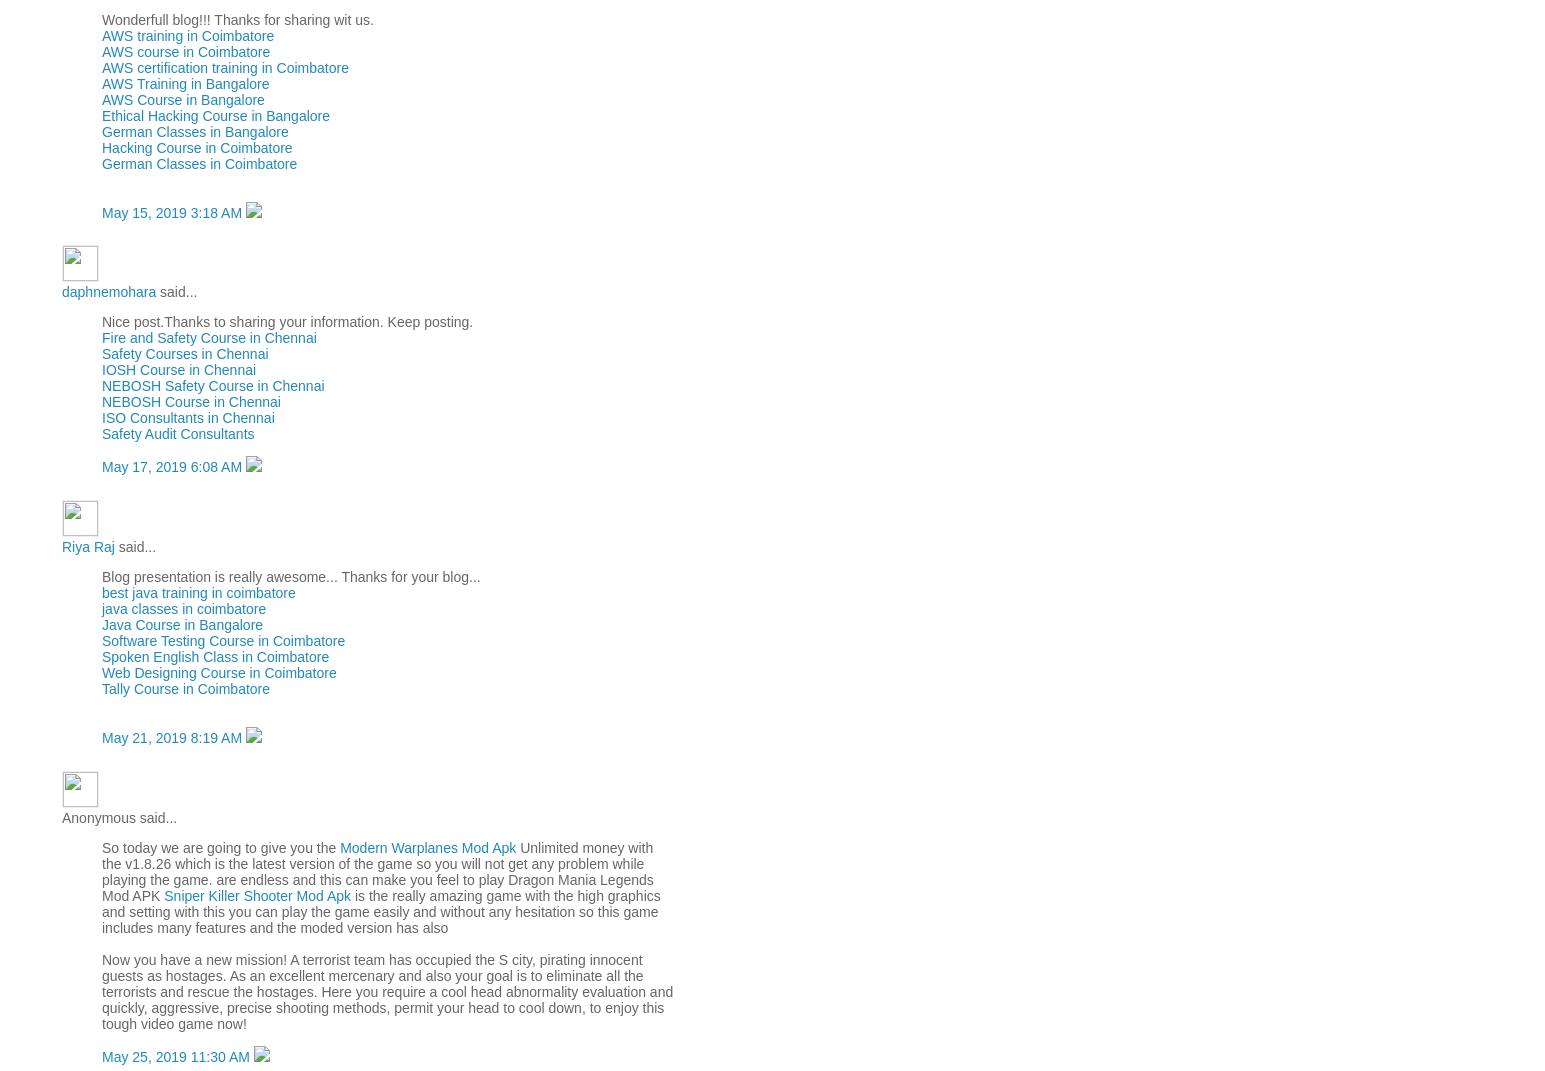 The height and width of the screenshot is (1071, 1545). Describe the element at coordinates (173, 465) in the screenshot. I see `'May 17, 2019 6:08 AM'` at that location.